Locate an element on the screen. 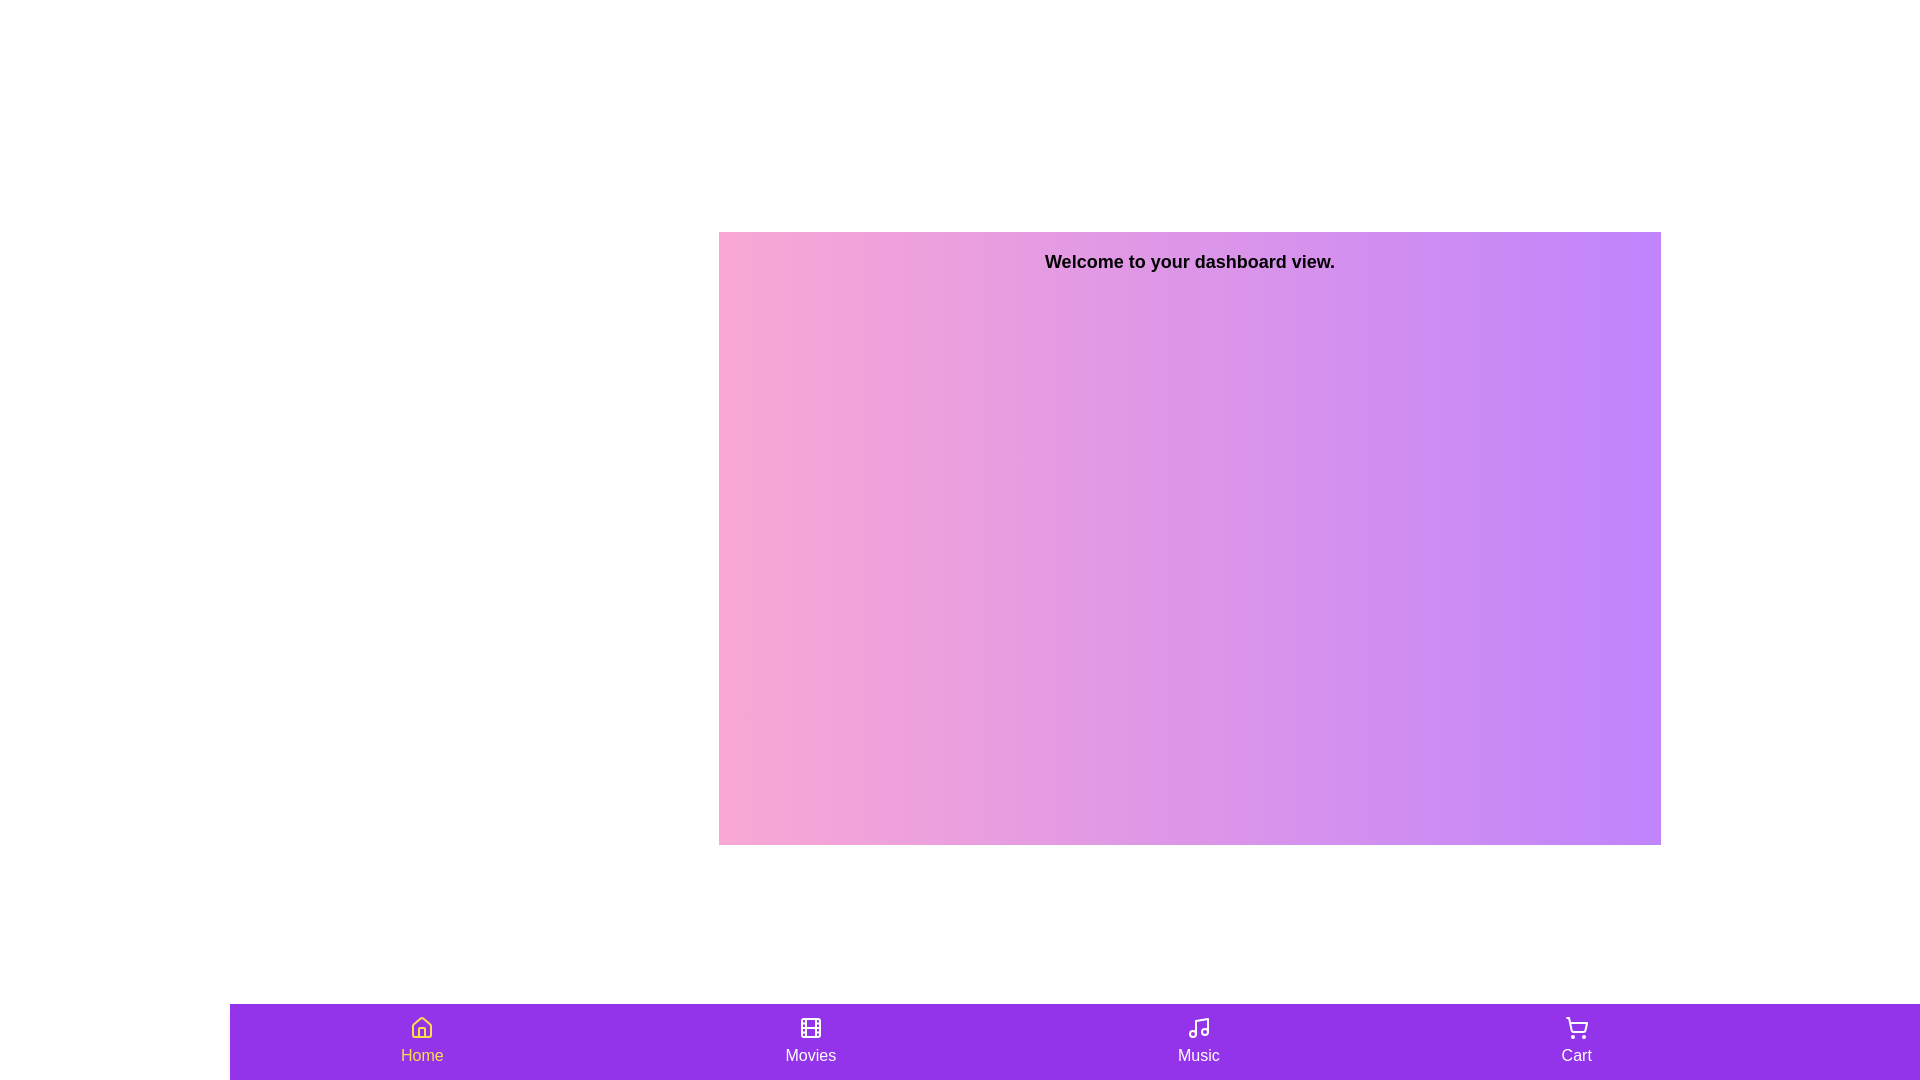 The width and height of the screenshot is (1920, 1080). the Music tab by clicking on its button is located at coordinates (1198, 1040).